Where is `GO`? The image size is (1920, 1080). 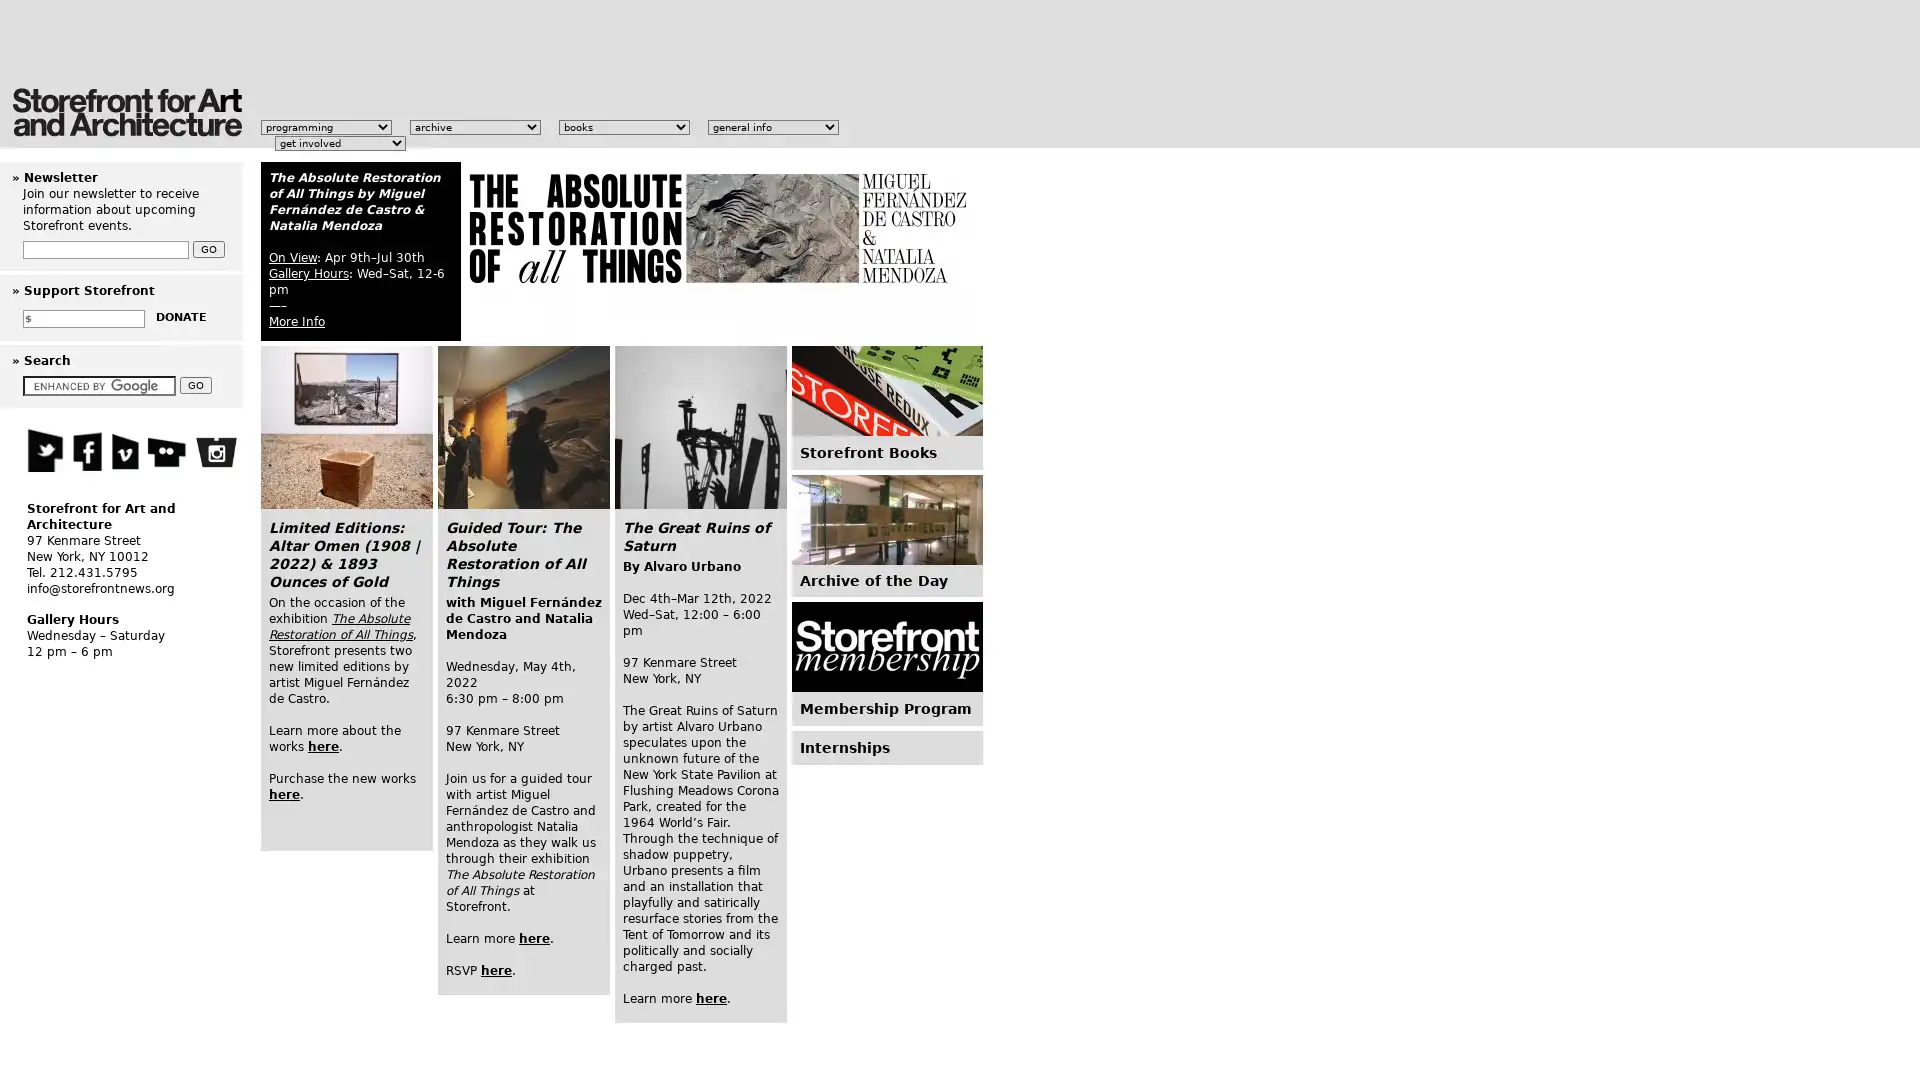 GO is located at coordinates (209, 248).